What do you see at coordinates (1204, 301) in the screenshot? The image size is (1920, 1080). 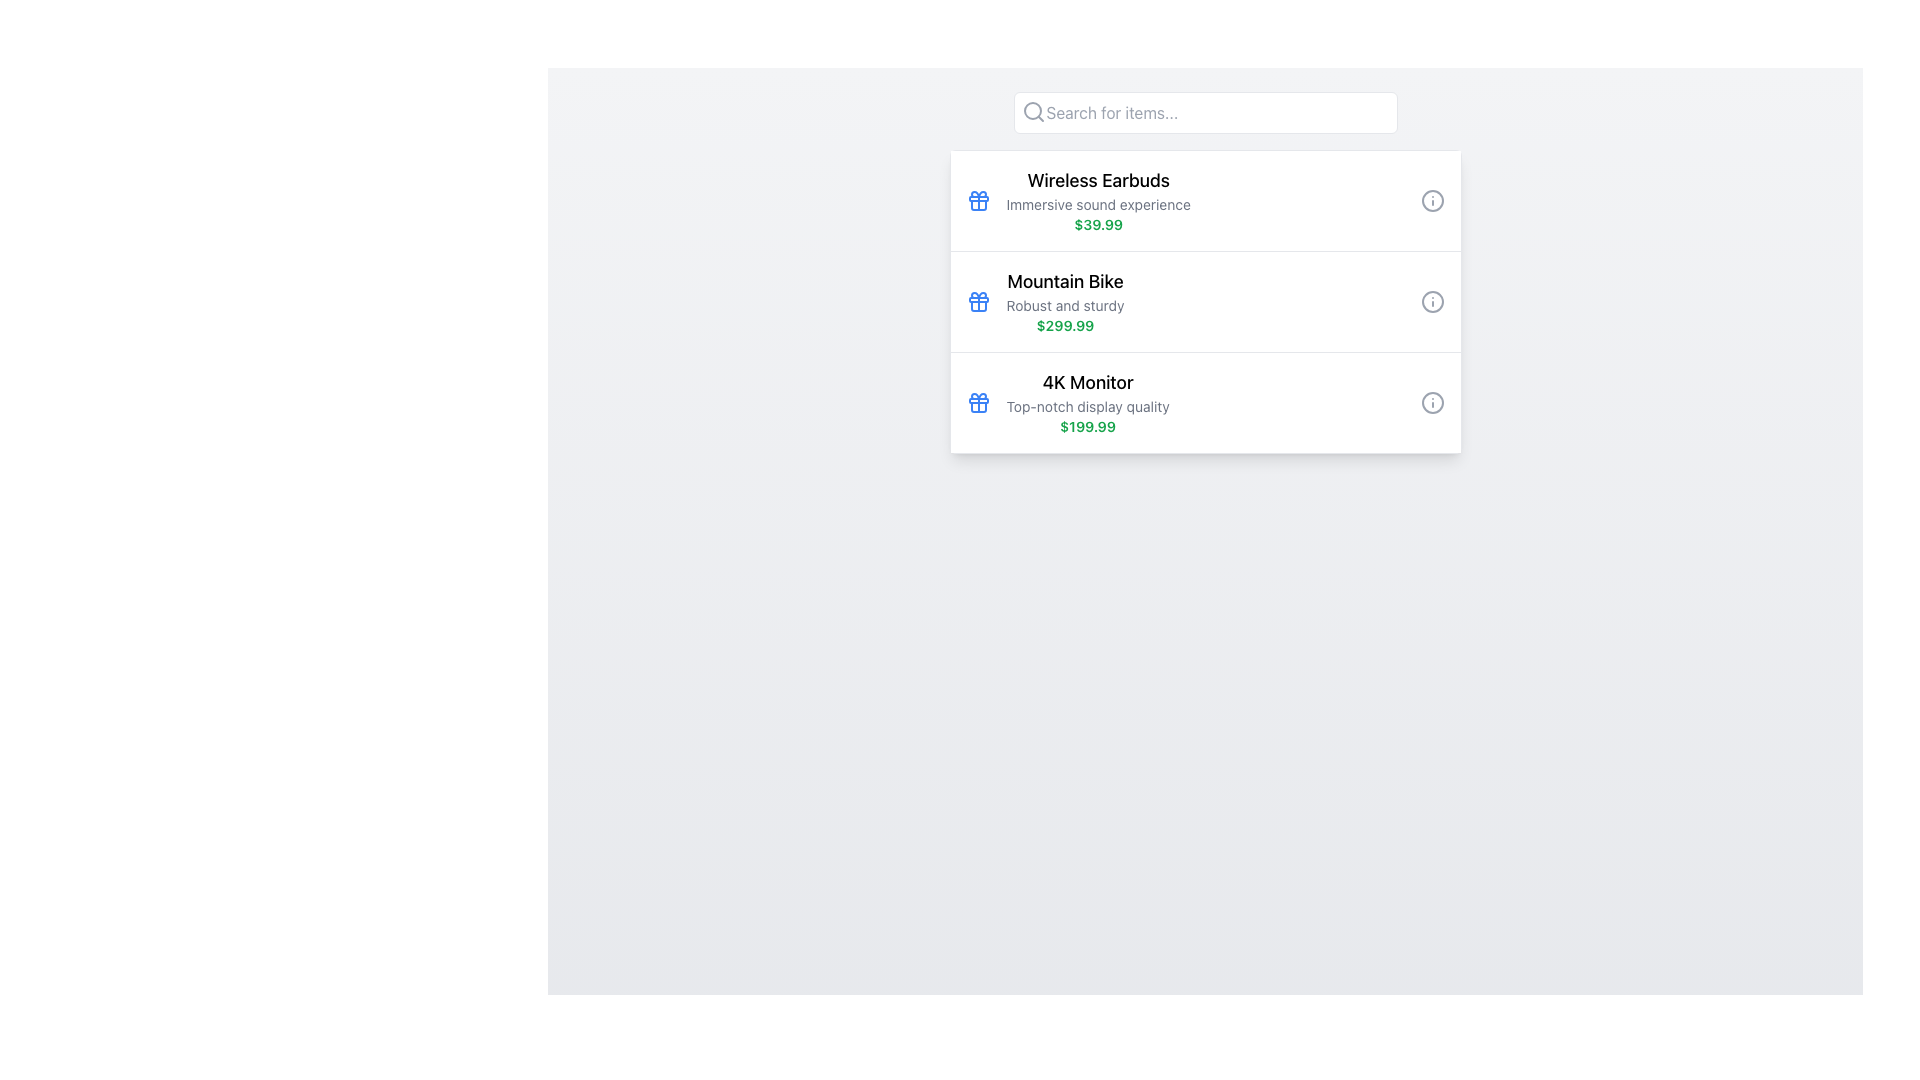 I see `product details of the Mountain Bike entry, which includes the product name, description, and price` at bounding box center [1204, 301].